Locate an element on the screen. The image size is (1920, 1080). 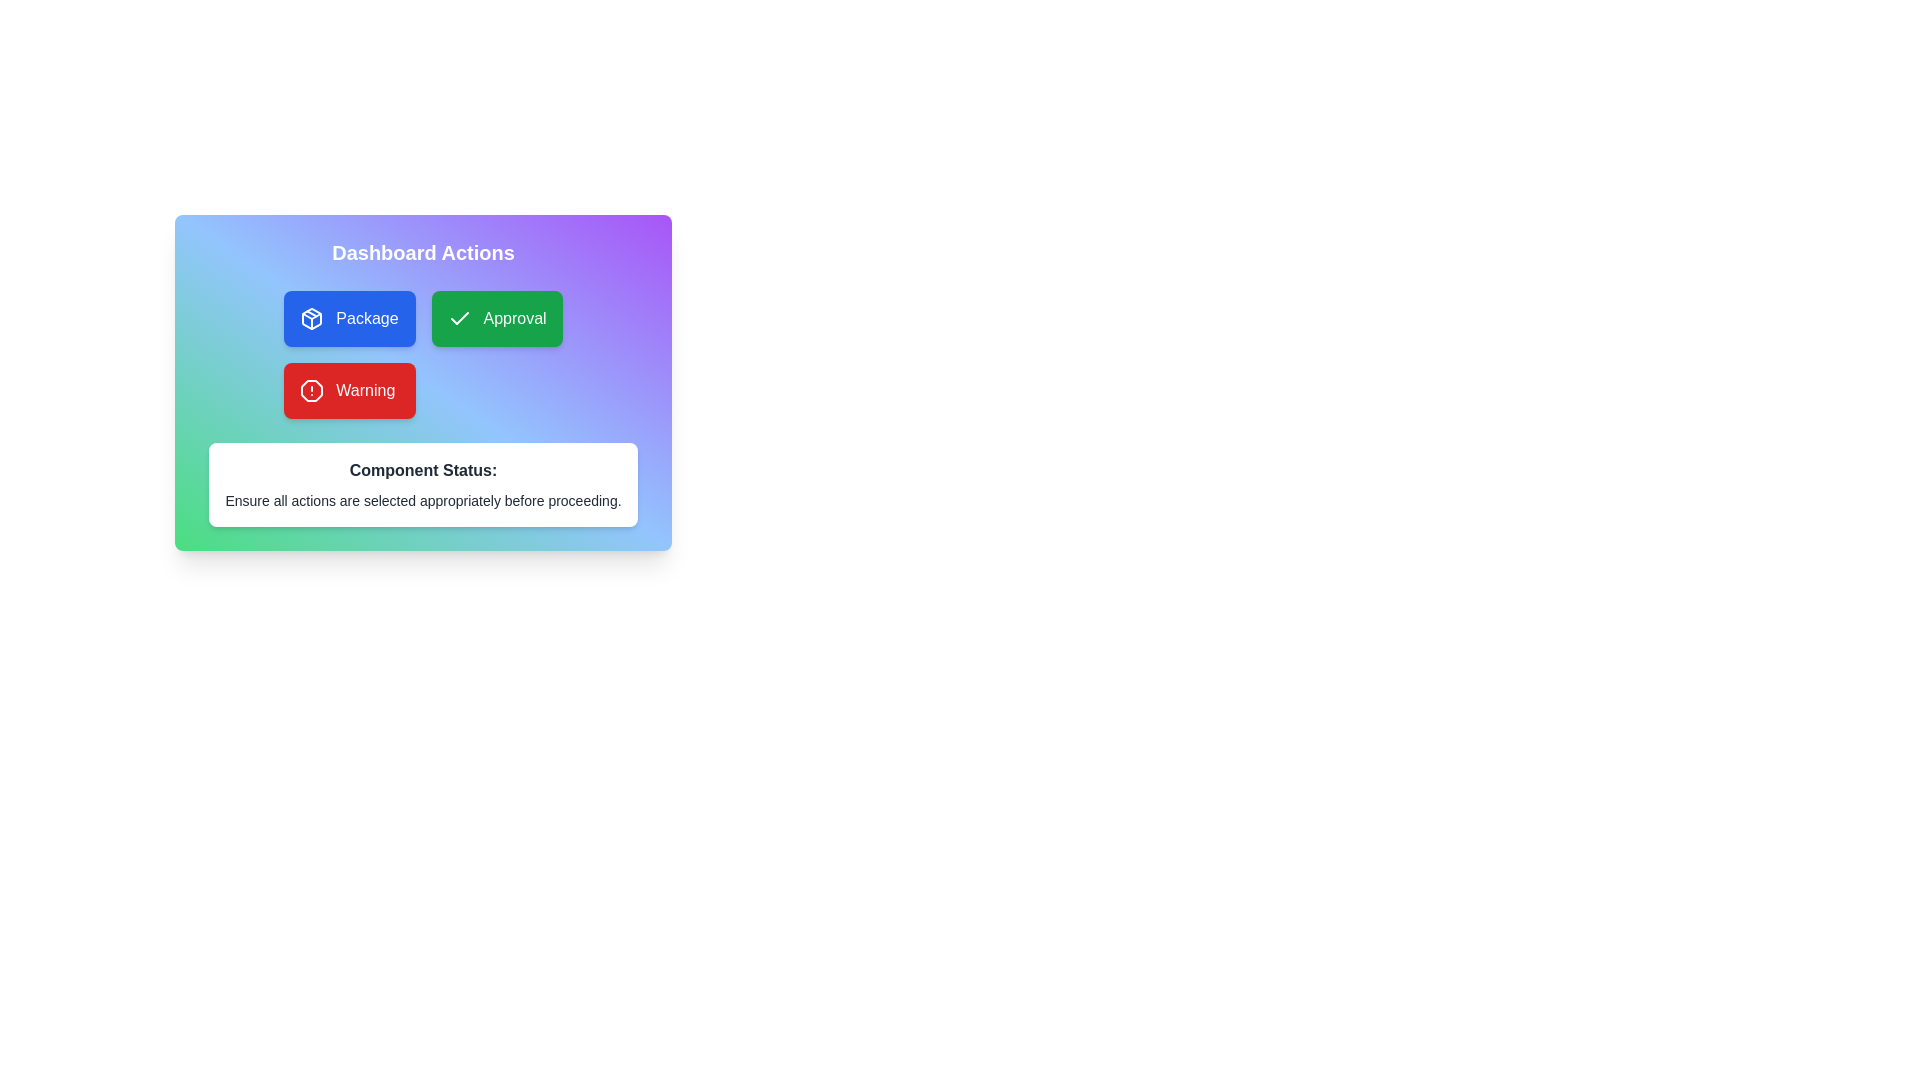
the 'Package' button located under the 'Dashboard Actions' header is located at coordinates (349, 318).